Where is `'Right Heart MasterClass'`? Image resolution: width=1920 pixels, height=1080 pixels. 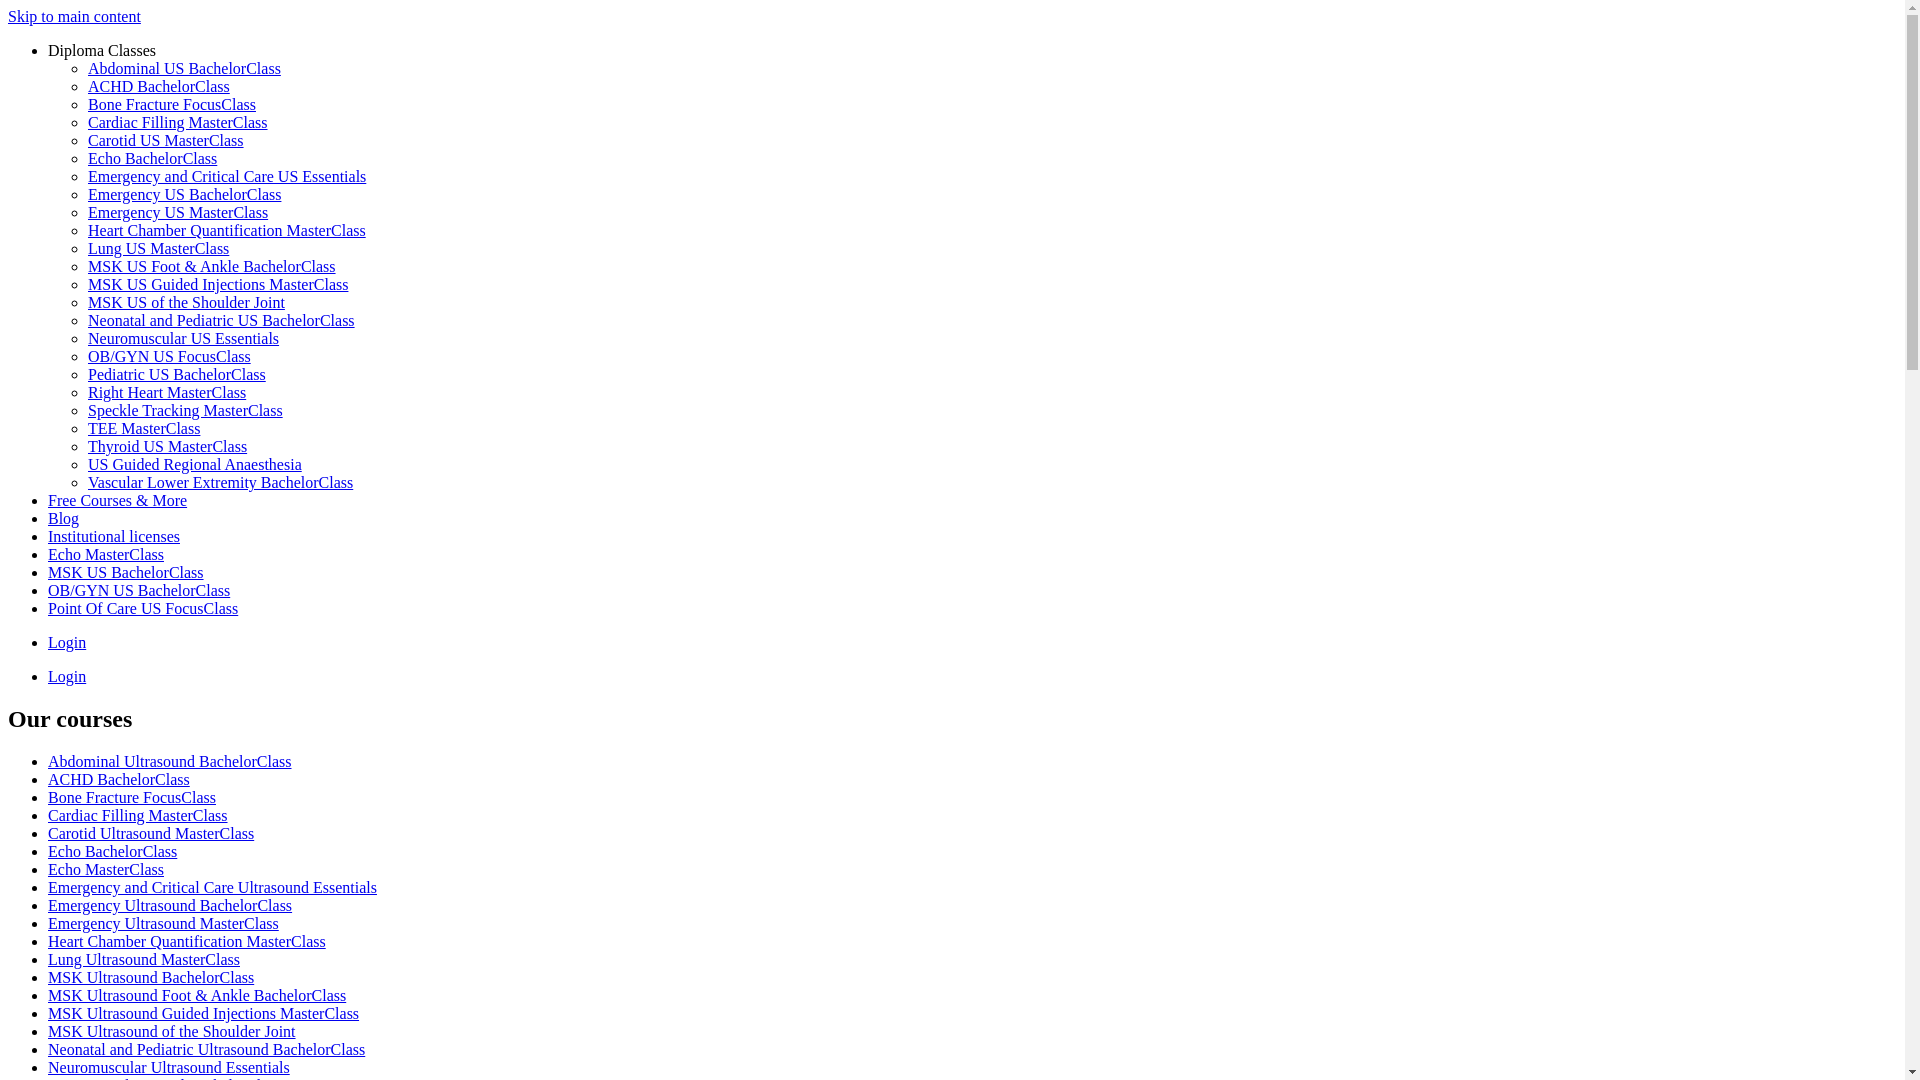 'Right Heart MasterClass' is located at coordinates (86, 392).